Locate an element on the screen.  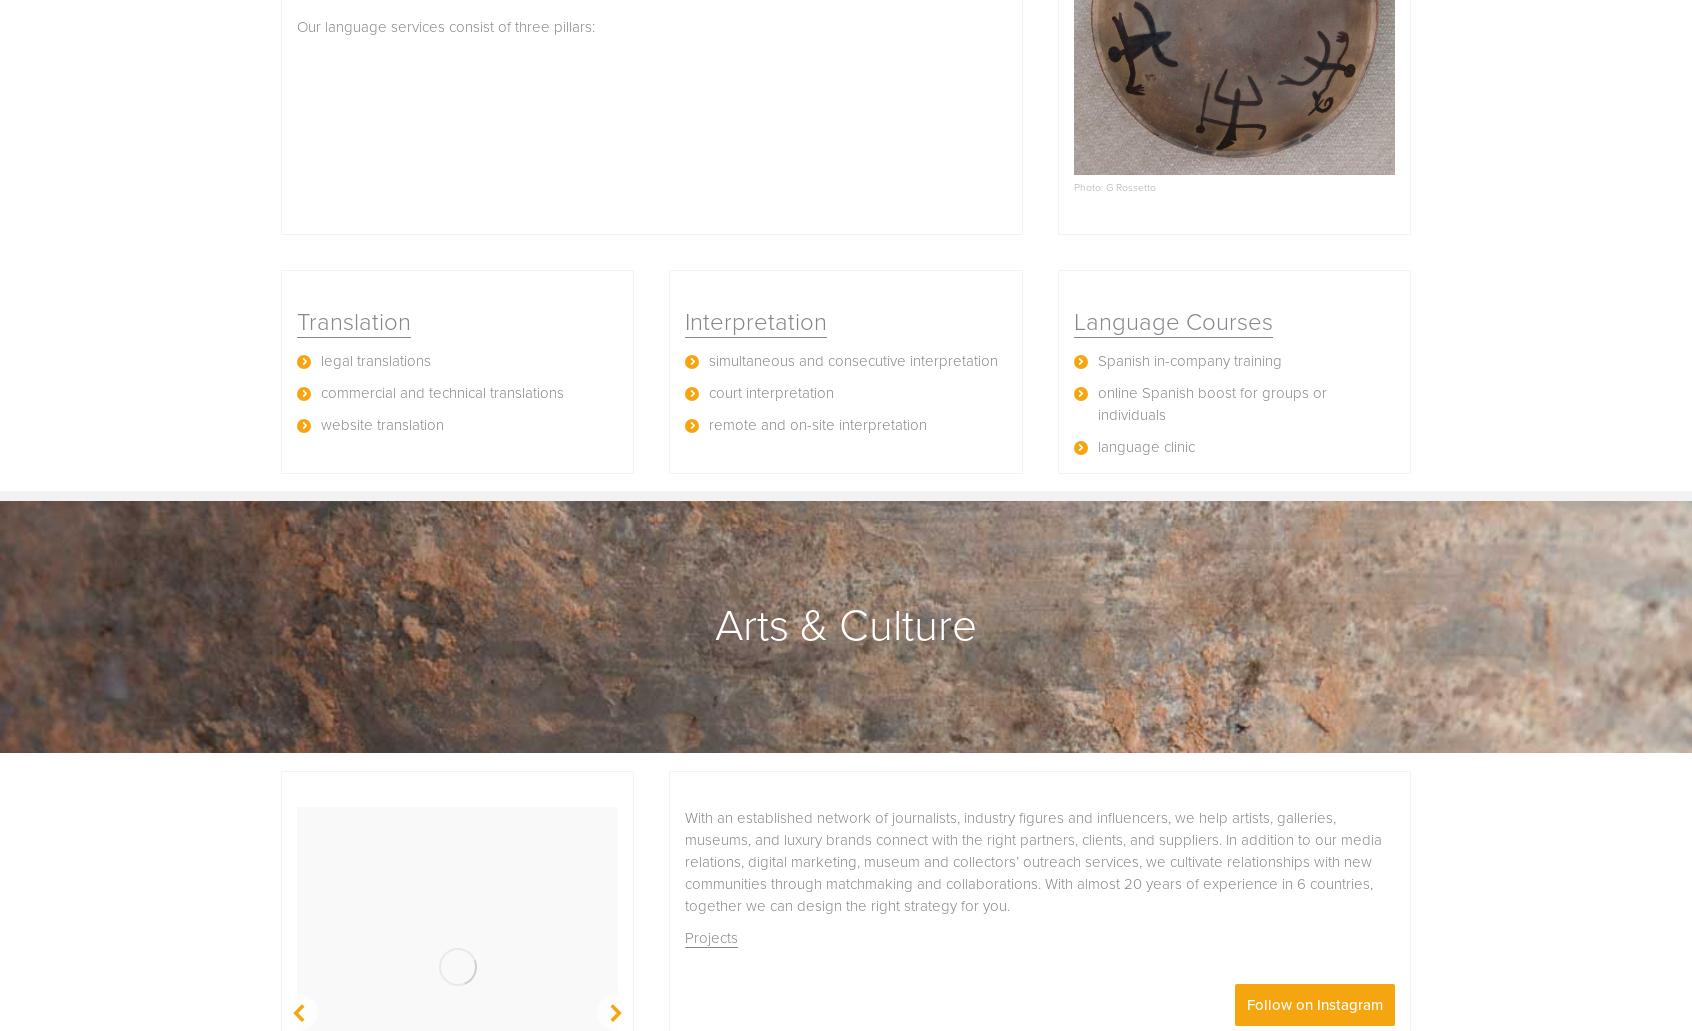
'commercial and technical translations' is located at coordinates (319, 390).